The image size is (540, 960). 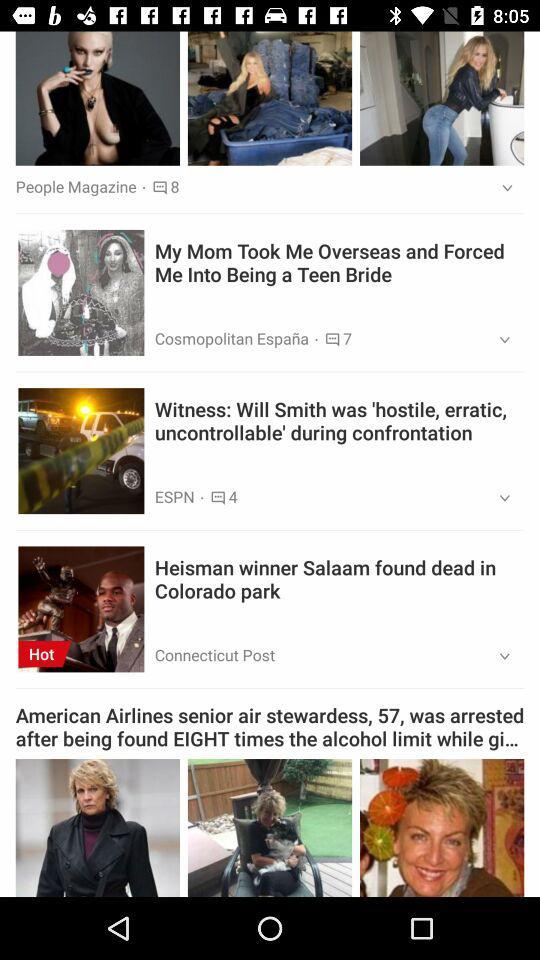 I want to click on the app next to 7, so click(x=497, y=340).